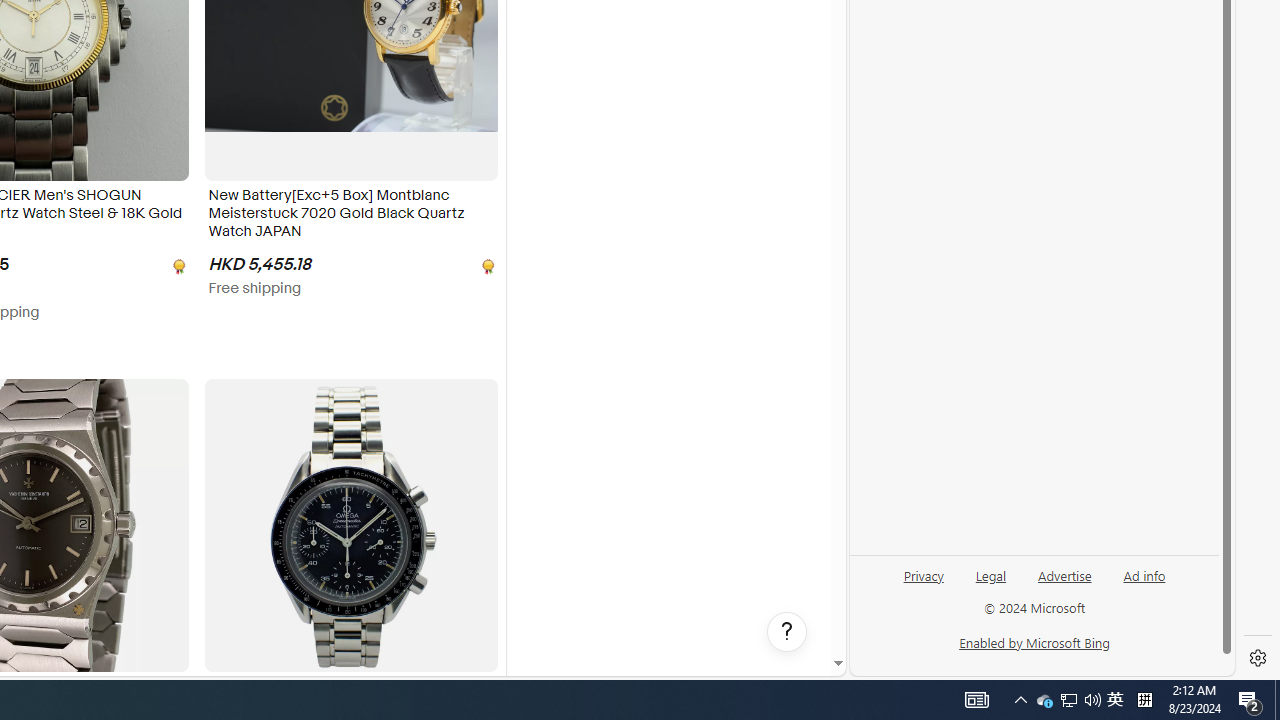 The height and width of the screenshot is (720, 1280). I want to click on '[object Undefined]', so click(486, 264).